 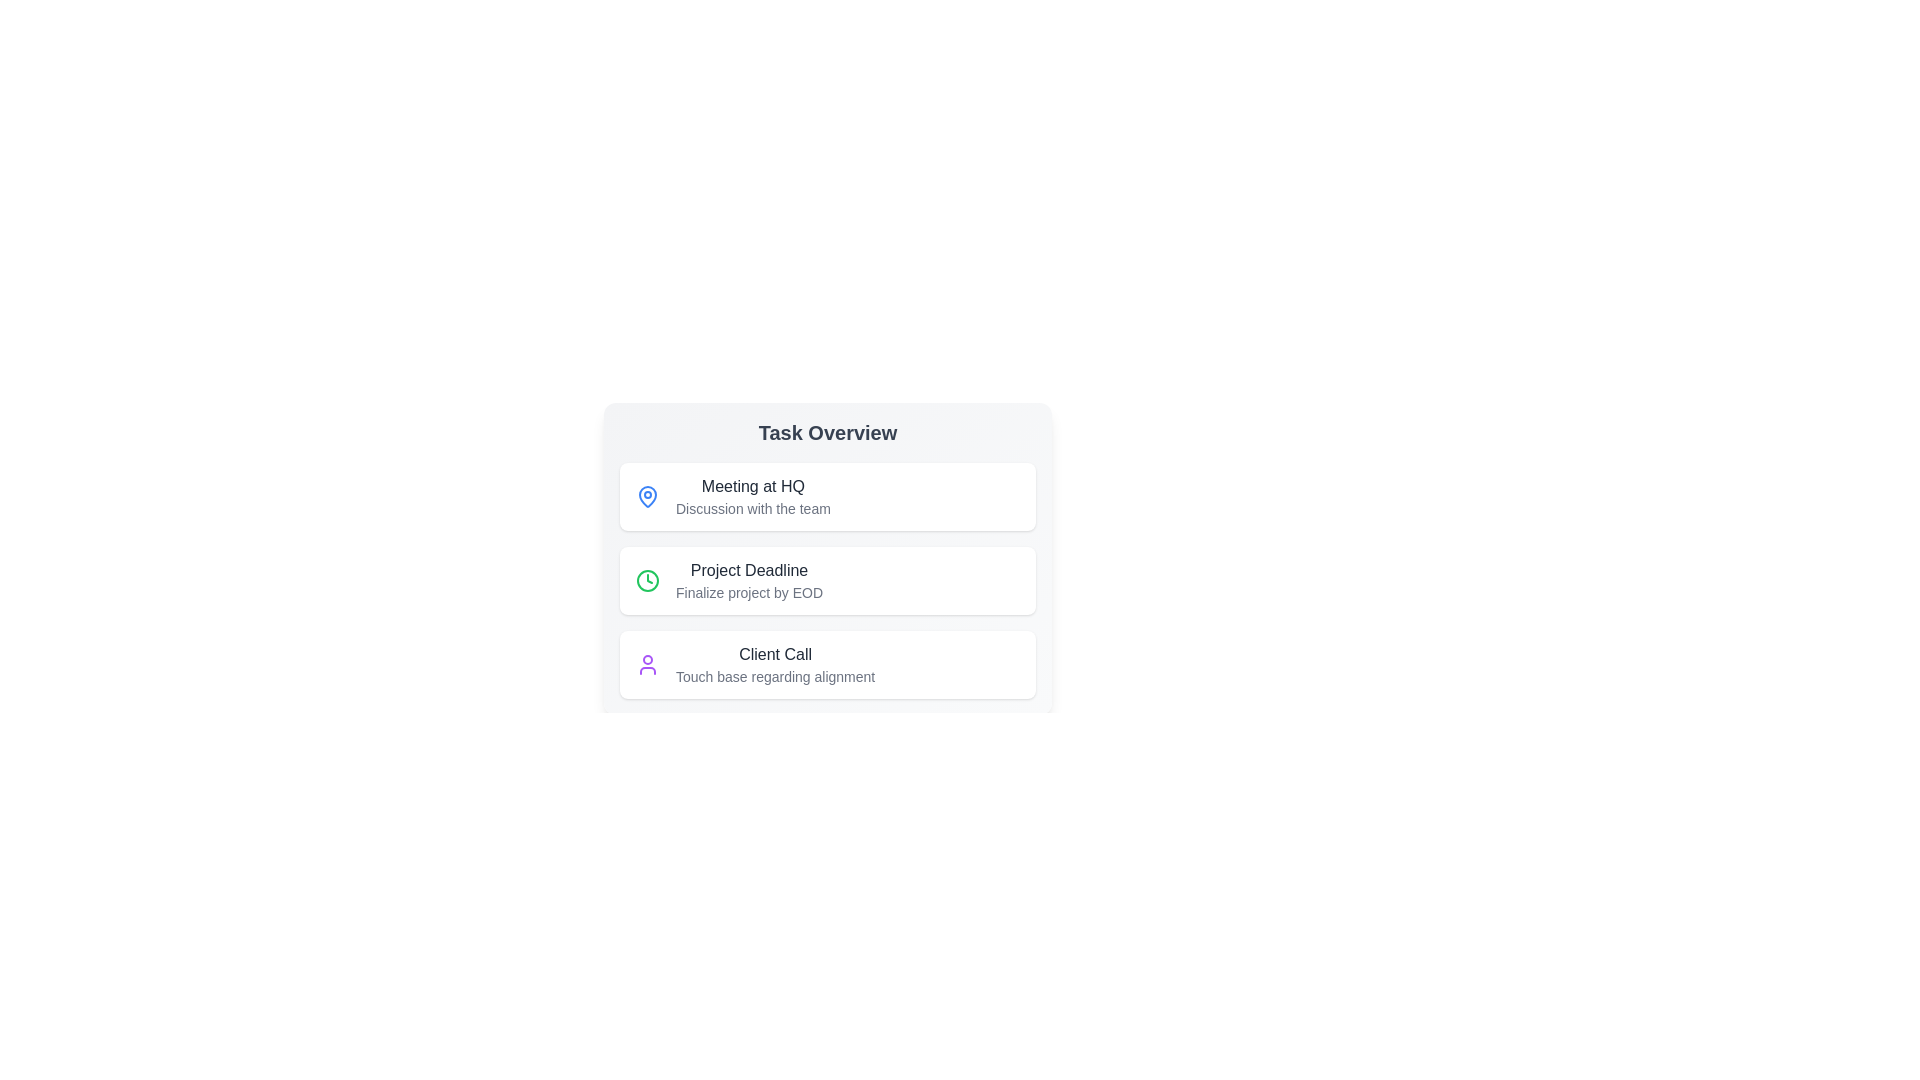 What do you see at coordinates (773, 655) in the screenshot?
I see `the title of the task 'Client Call' to edit or expand it` at bounding box center [773, 655].